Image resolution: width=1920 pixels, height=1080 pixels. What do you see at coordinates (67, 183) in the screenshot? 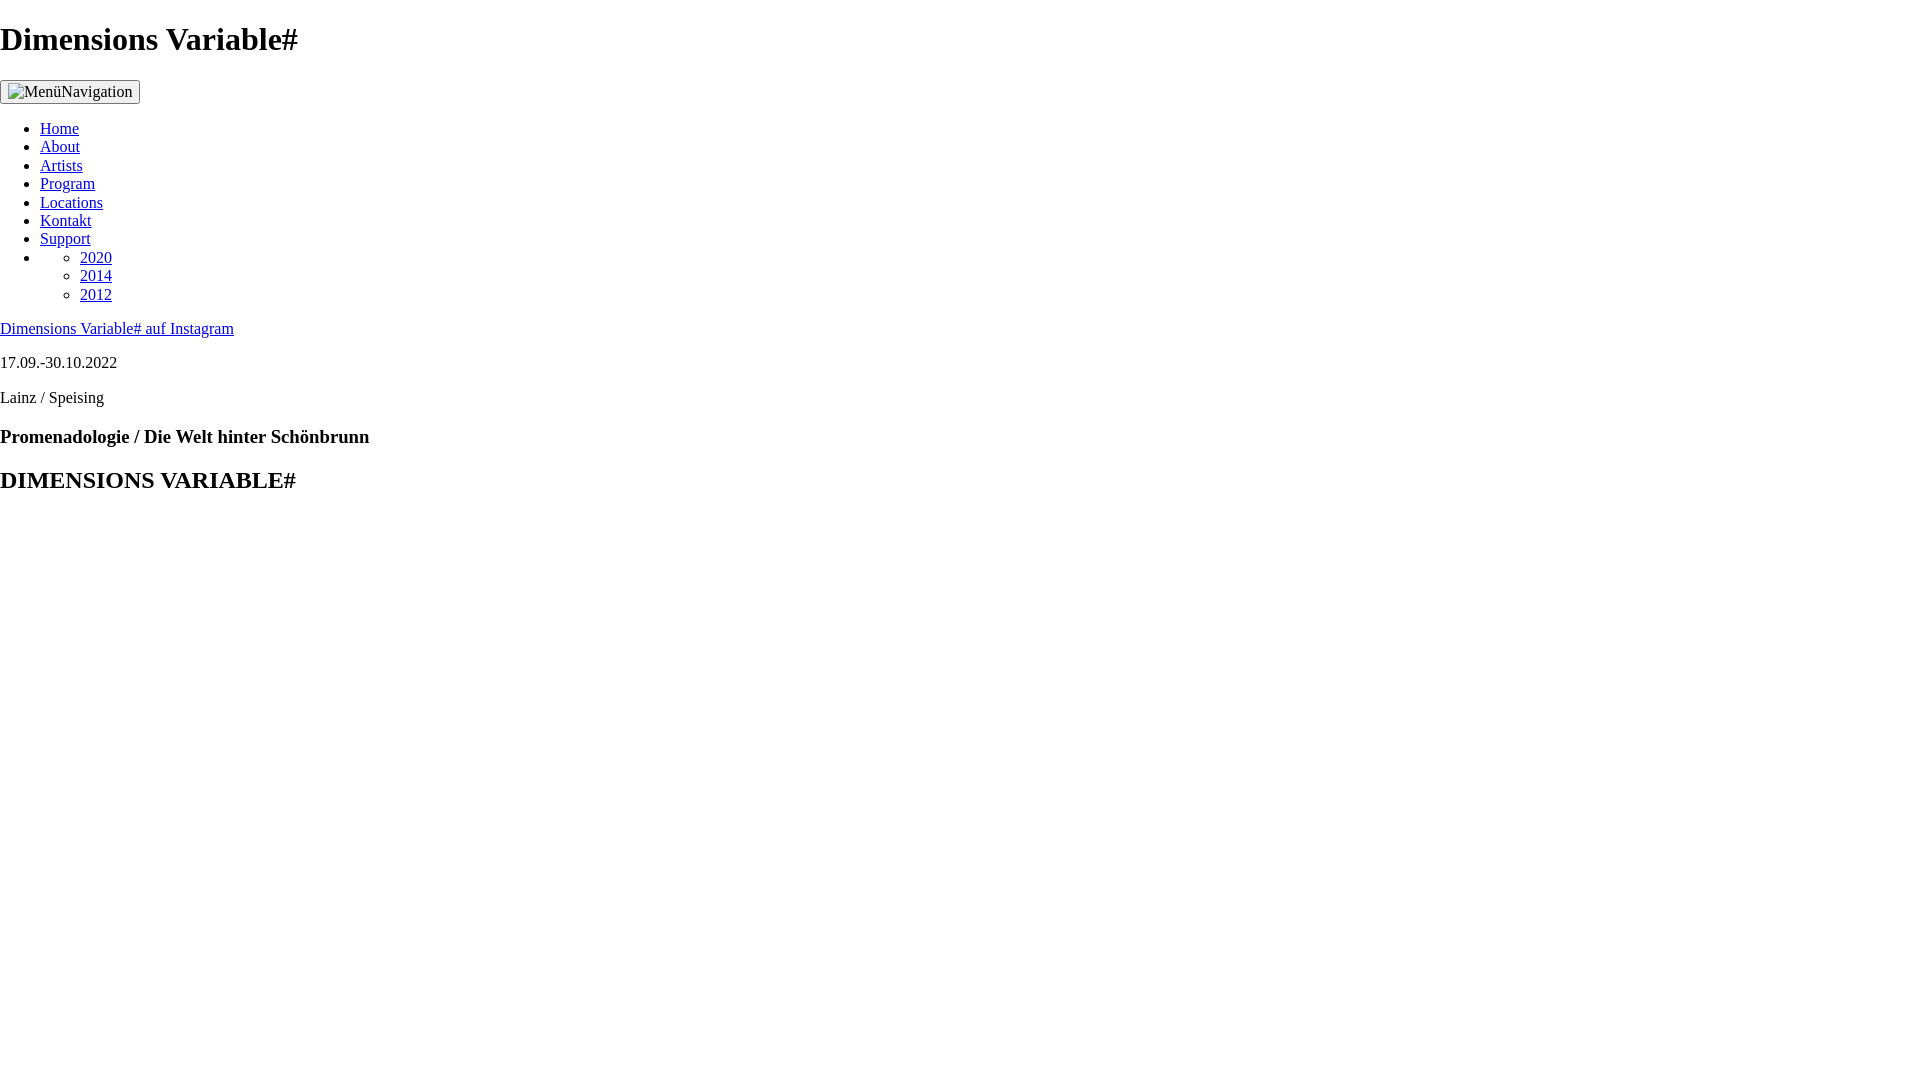
I see `'Program'` at bounding box center [67, 183].